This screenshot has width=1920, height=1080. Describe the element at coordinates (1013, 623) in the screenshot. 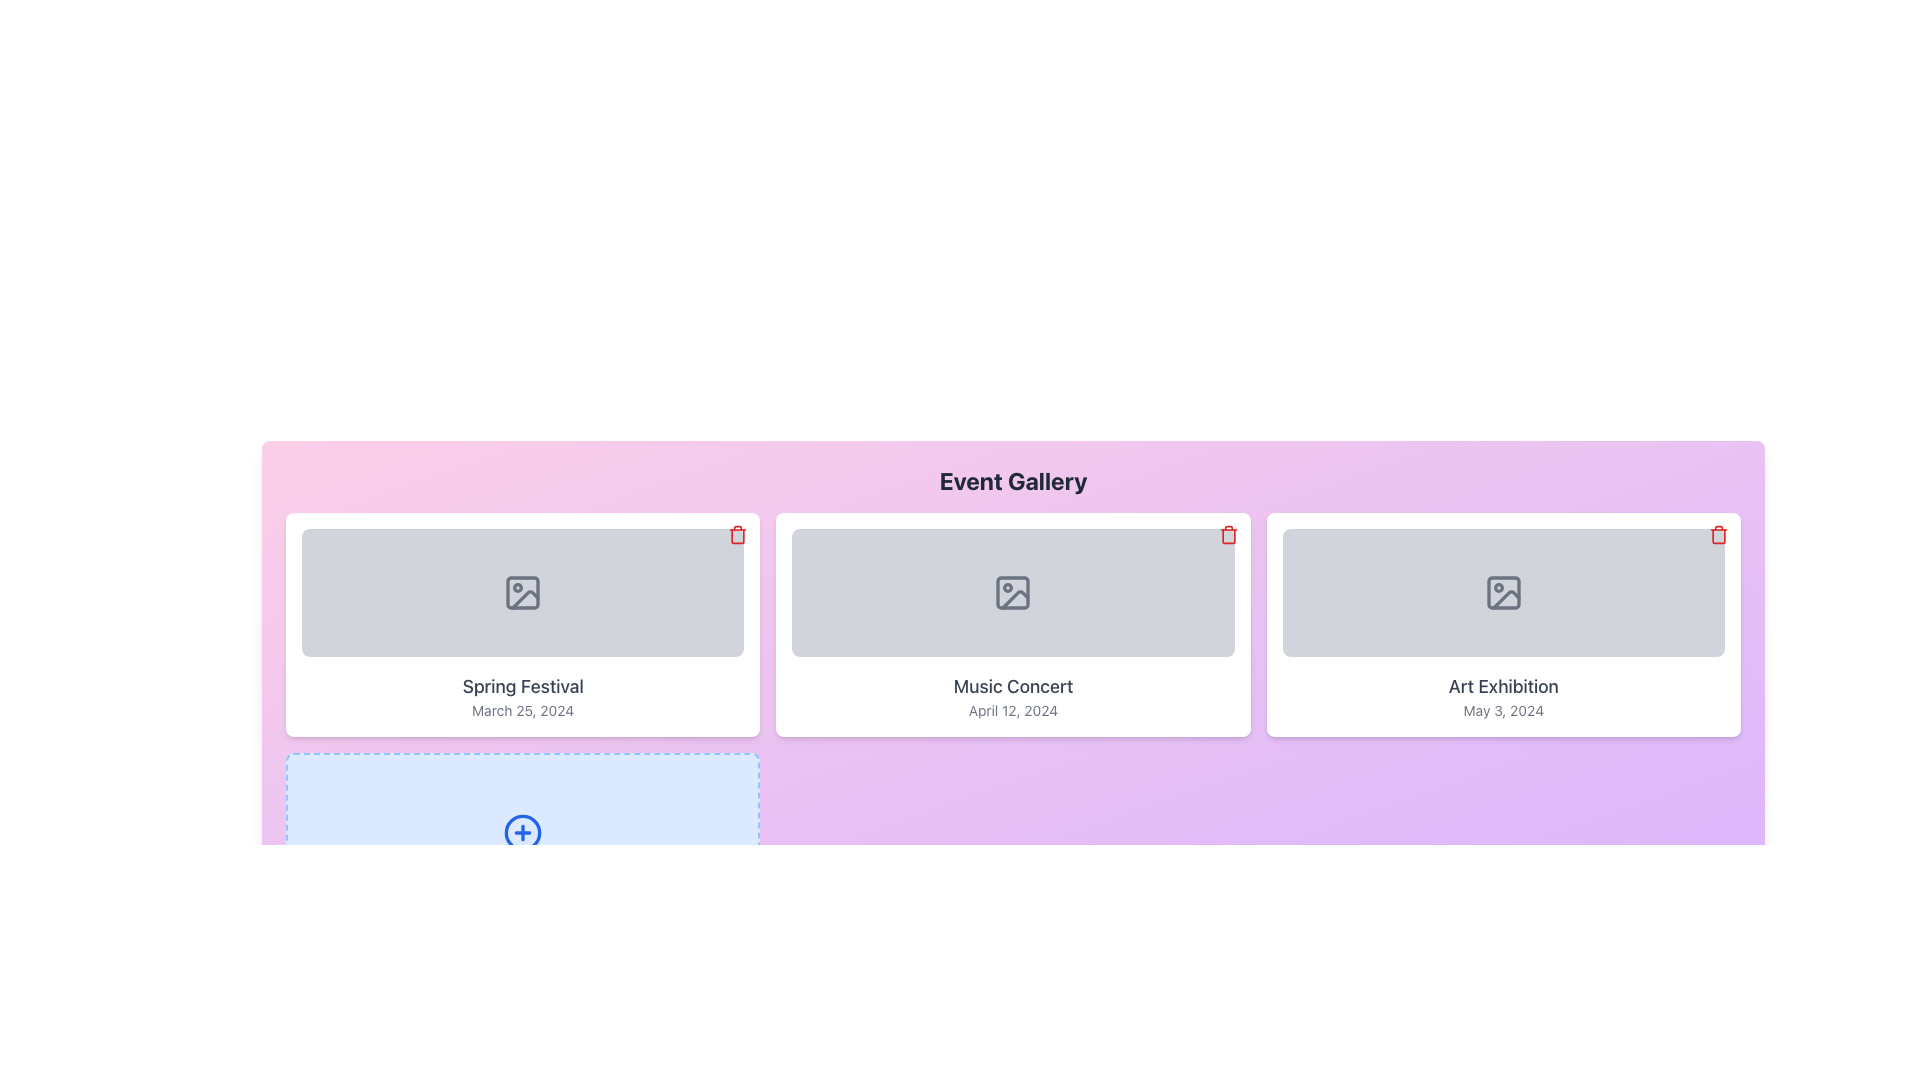

I see `the card-style component featuring 'Music Concert' with a gray image placeholder and rounded corners, positioned in the middle column of the event gallery grid` at that location.